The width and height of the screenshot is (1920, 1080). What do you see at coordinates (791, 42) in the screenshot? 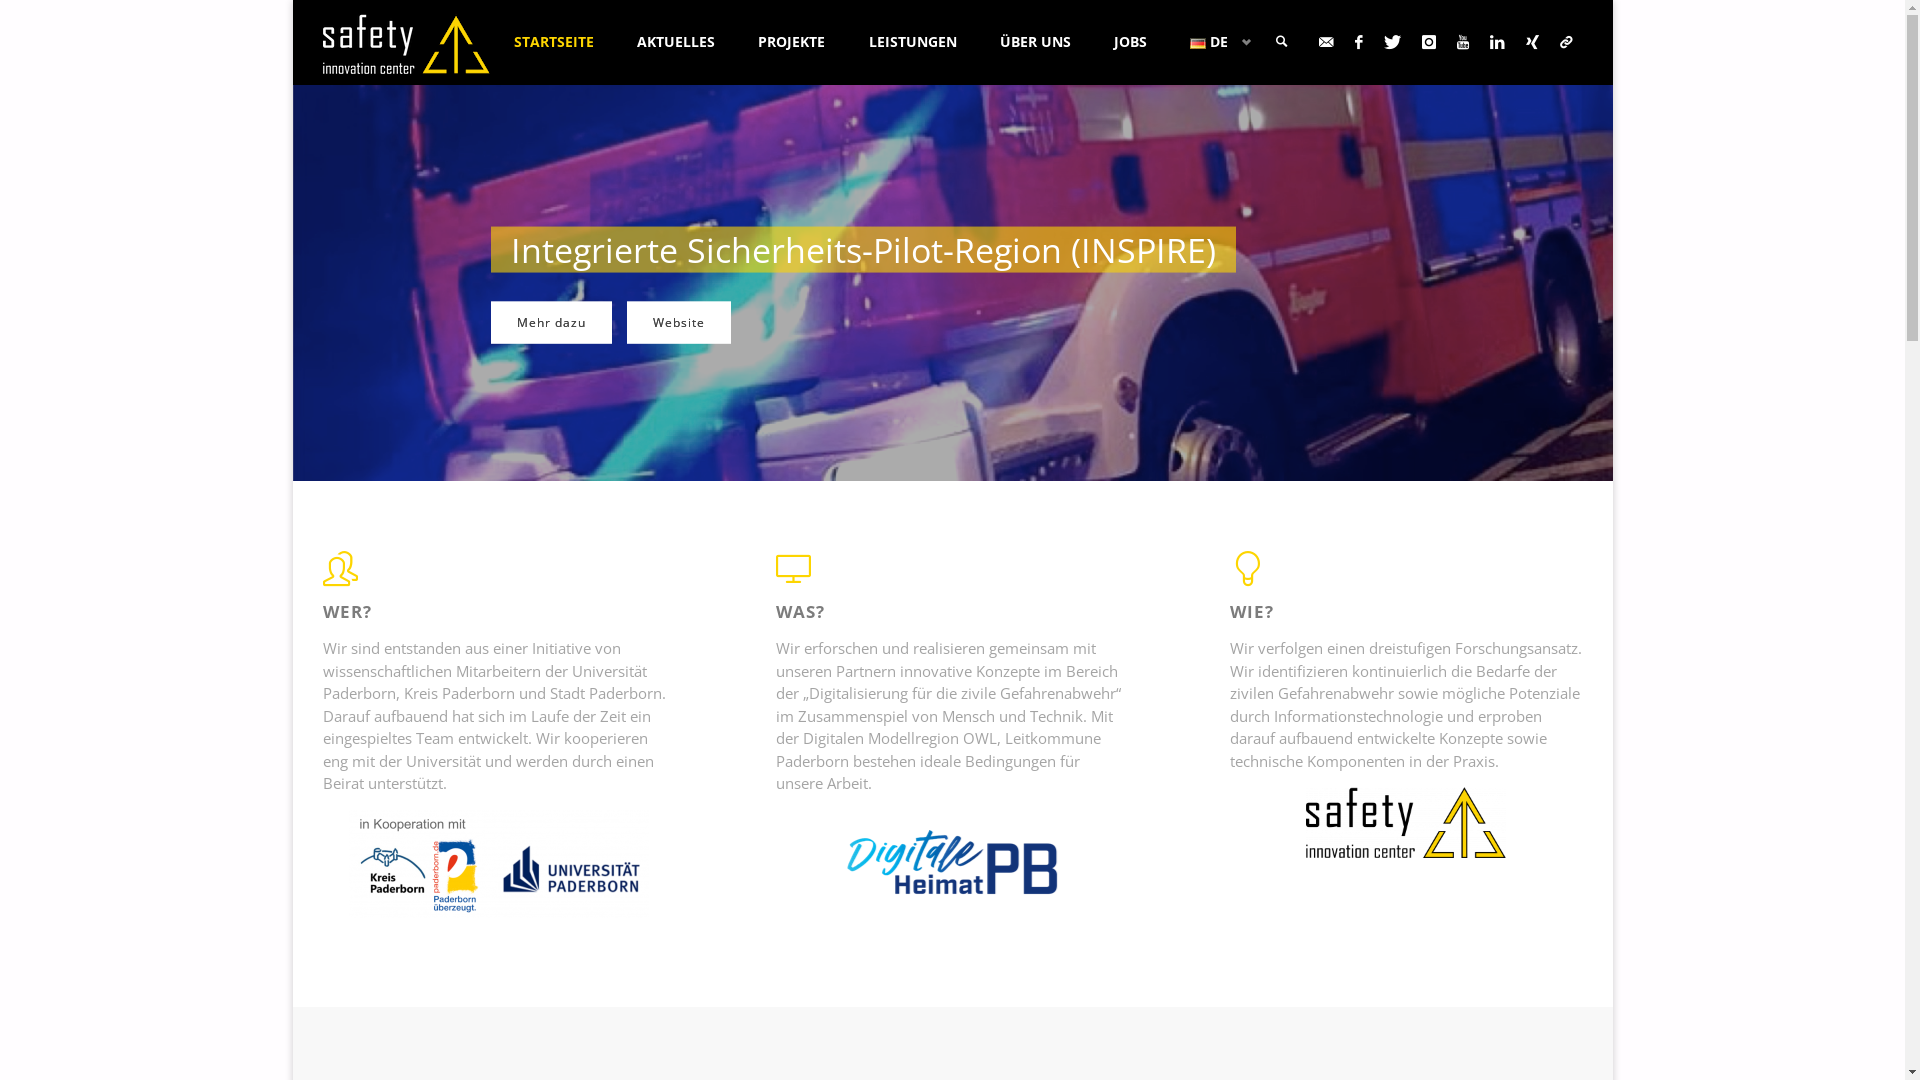
I see `'PROJEKTE'` at bounding box center [791, 42].